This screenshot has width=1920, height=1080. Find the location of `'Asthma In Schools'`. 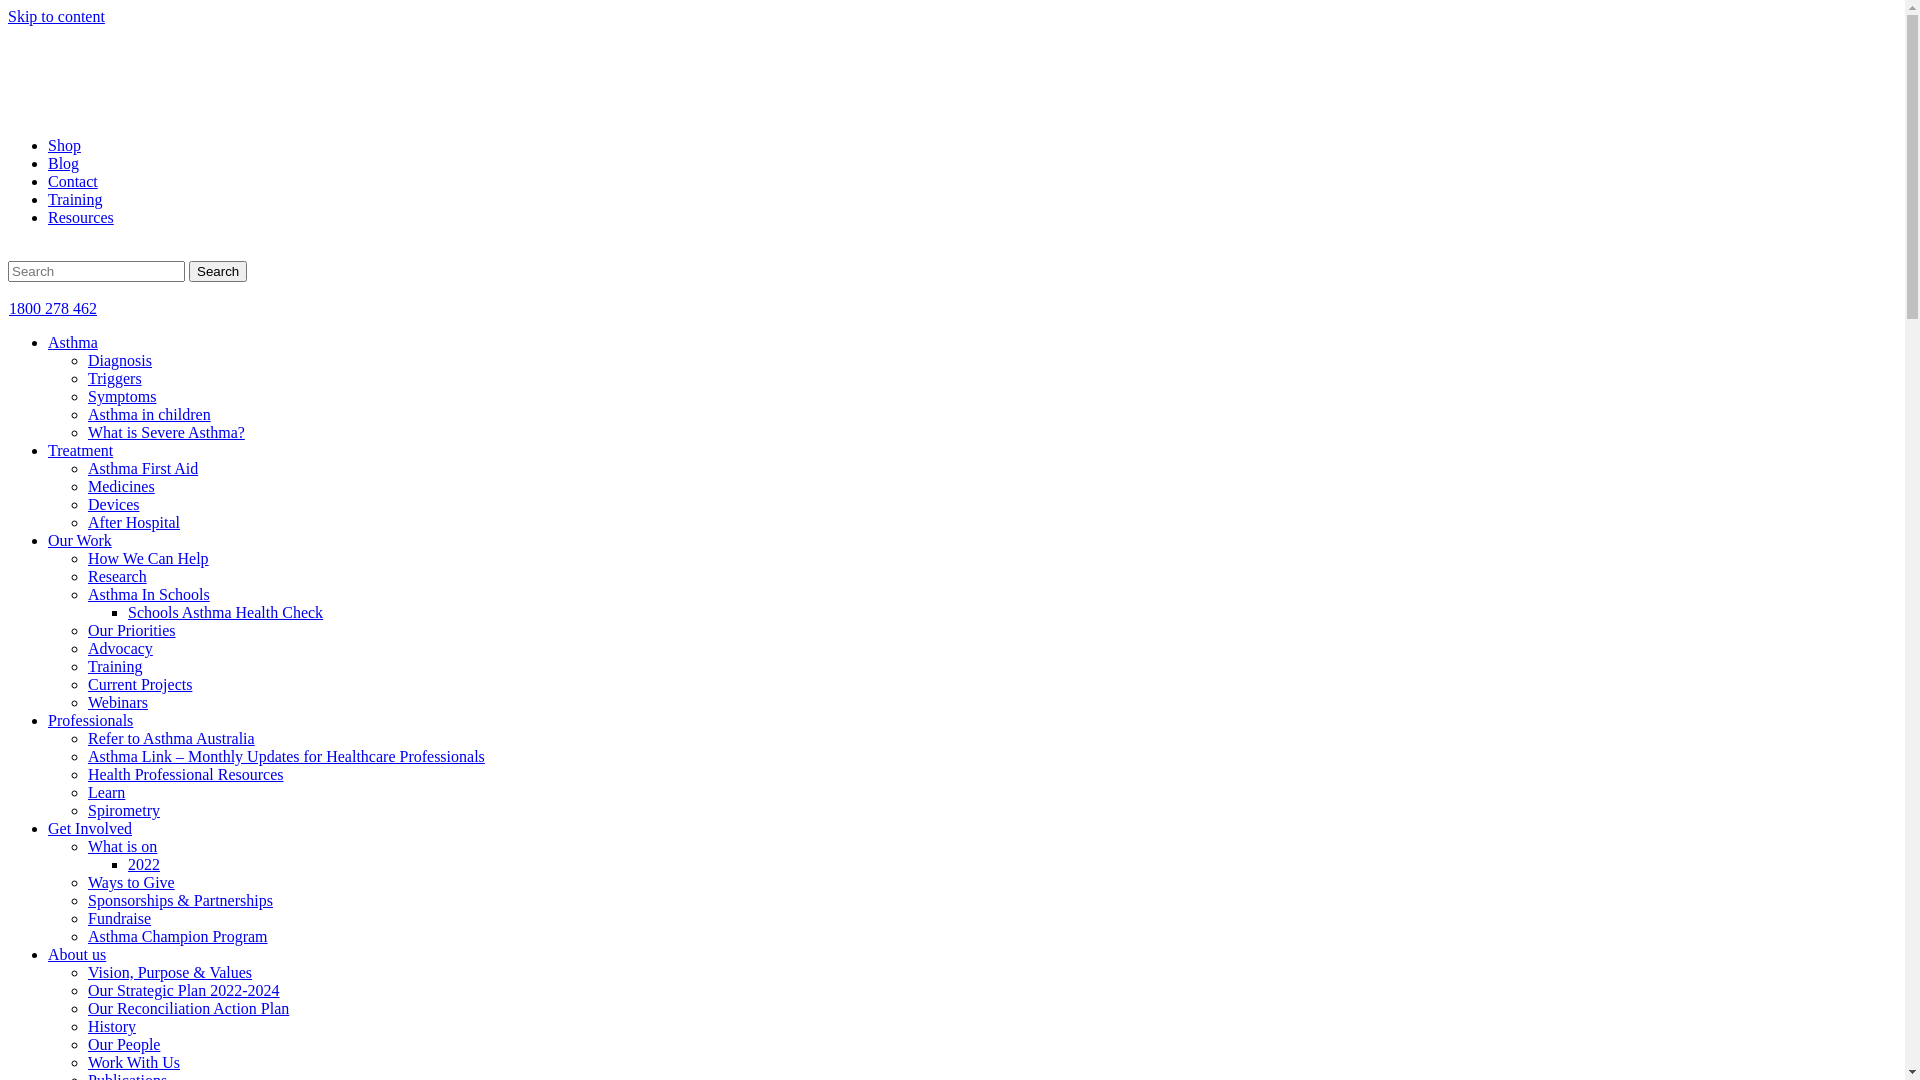

'Asthma In Schools' is located at coordinates (147, 593).